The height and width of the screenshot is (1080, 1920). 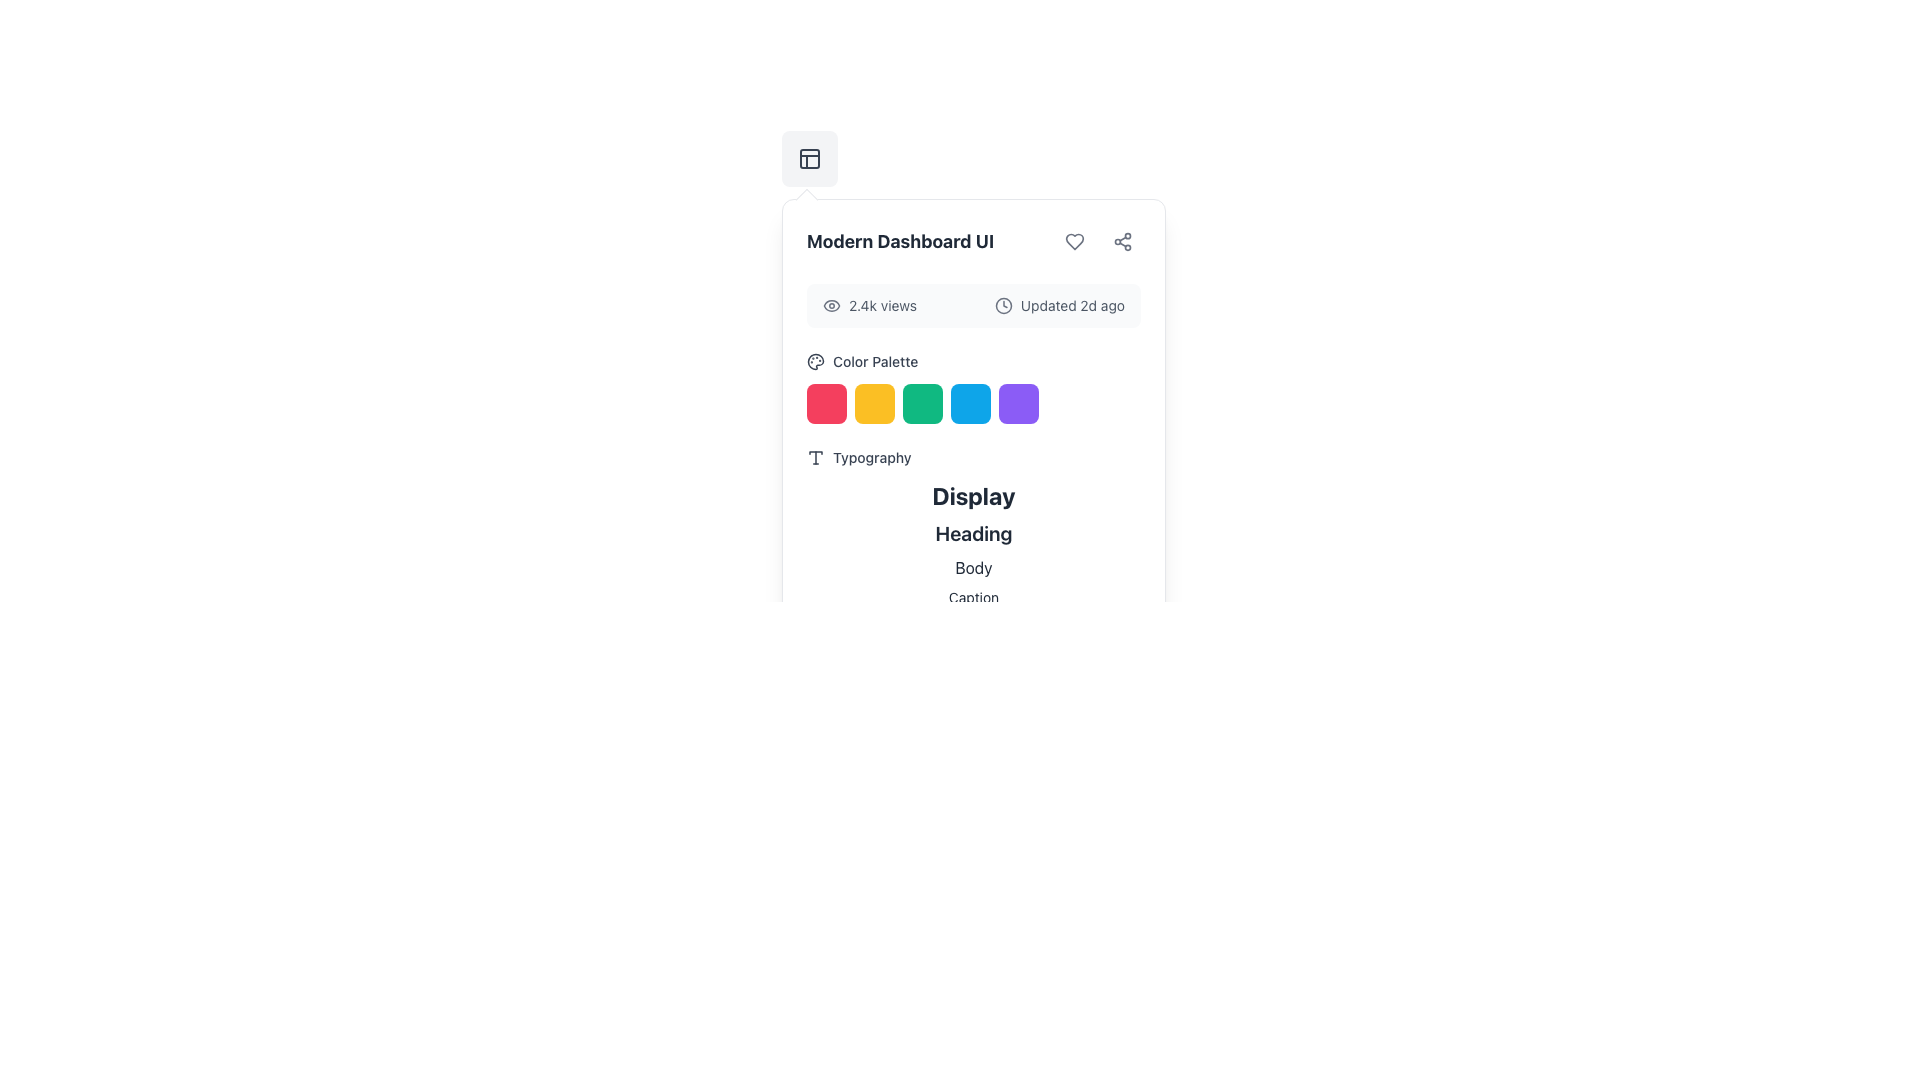 I want to click on the icon located above the card labeled 'Modern Dashboard UI', which serves as a graphical representation indicating a specific mode or action in the top-left quadrant of the layout, so click(x=810, y=157).